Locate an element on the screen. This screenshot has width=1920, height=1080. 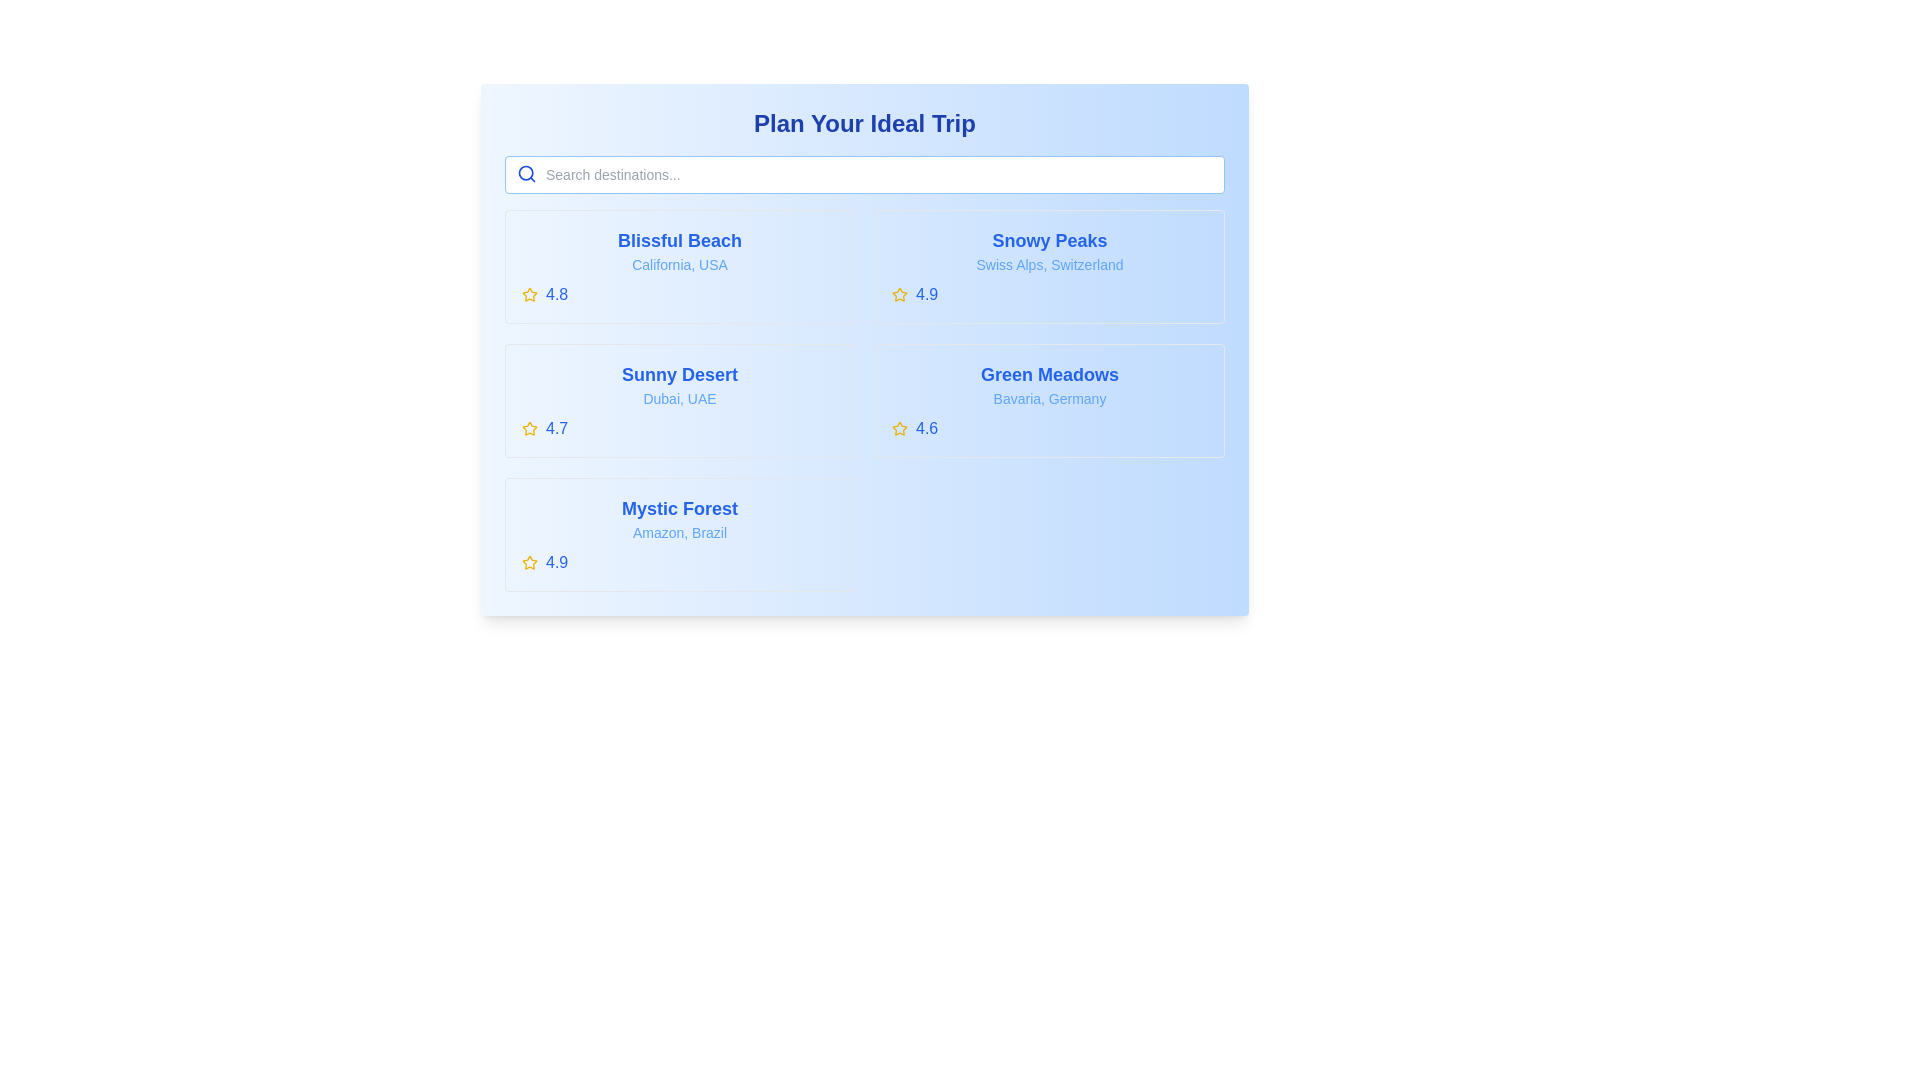
the text label that conveys the rating score of the associated item, located to the right of a yellow star icon within the 'Mystic Forest' entry is located at coordinates (557, 563).